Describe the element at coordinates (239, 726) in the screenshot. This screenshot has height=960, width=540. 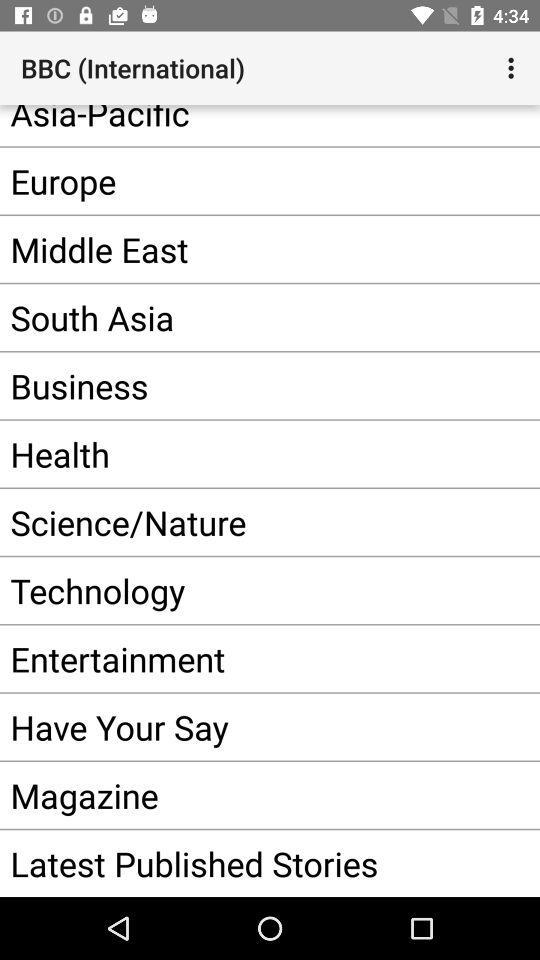
I see `item below the entertainment` at that location.